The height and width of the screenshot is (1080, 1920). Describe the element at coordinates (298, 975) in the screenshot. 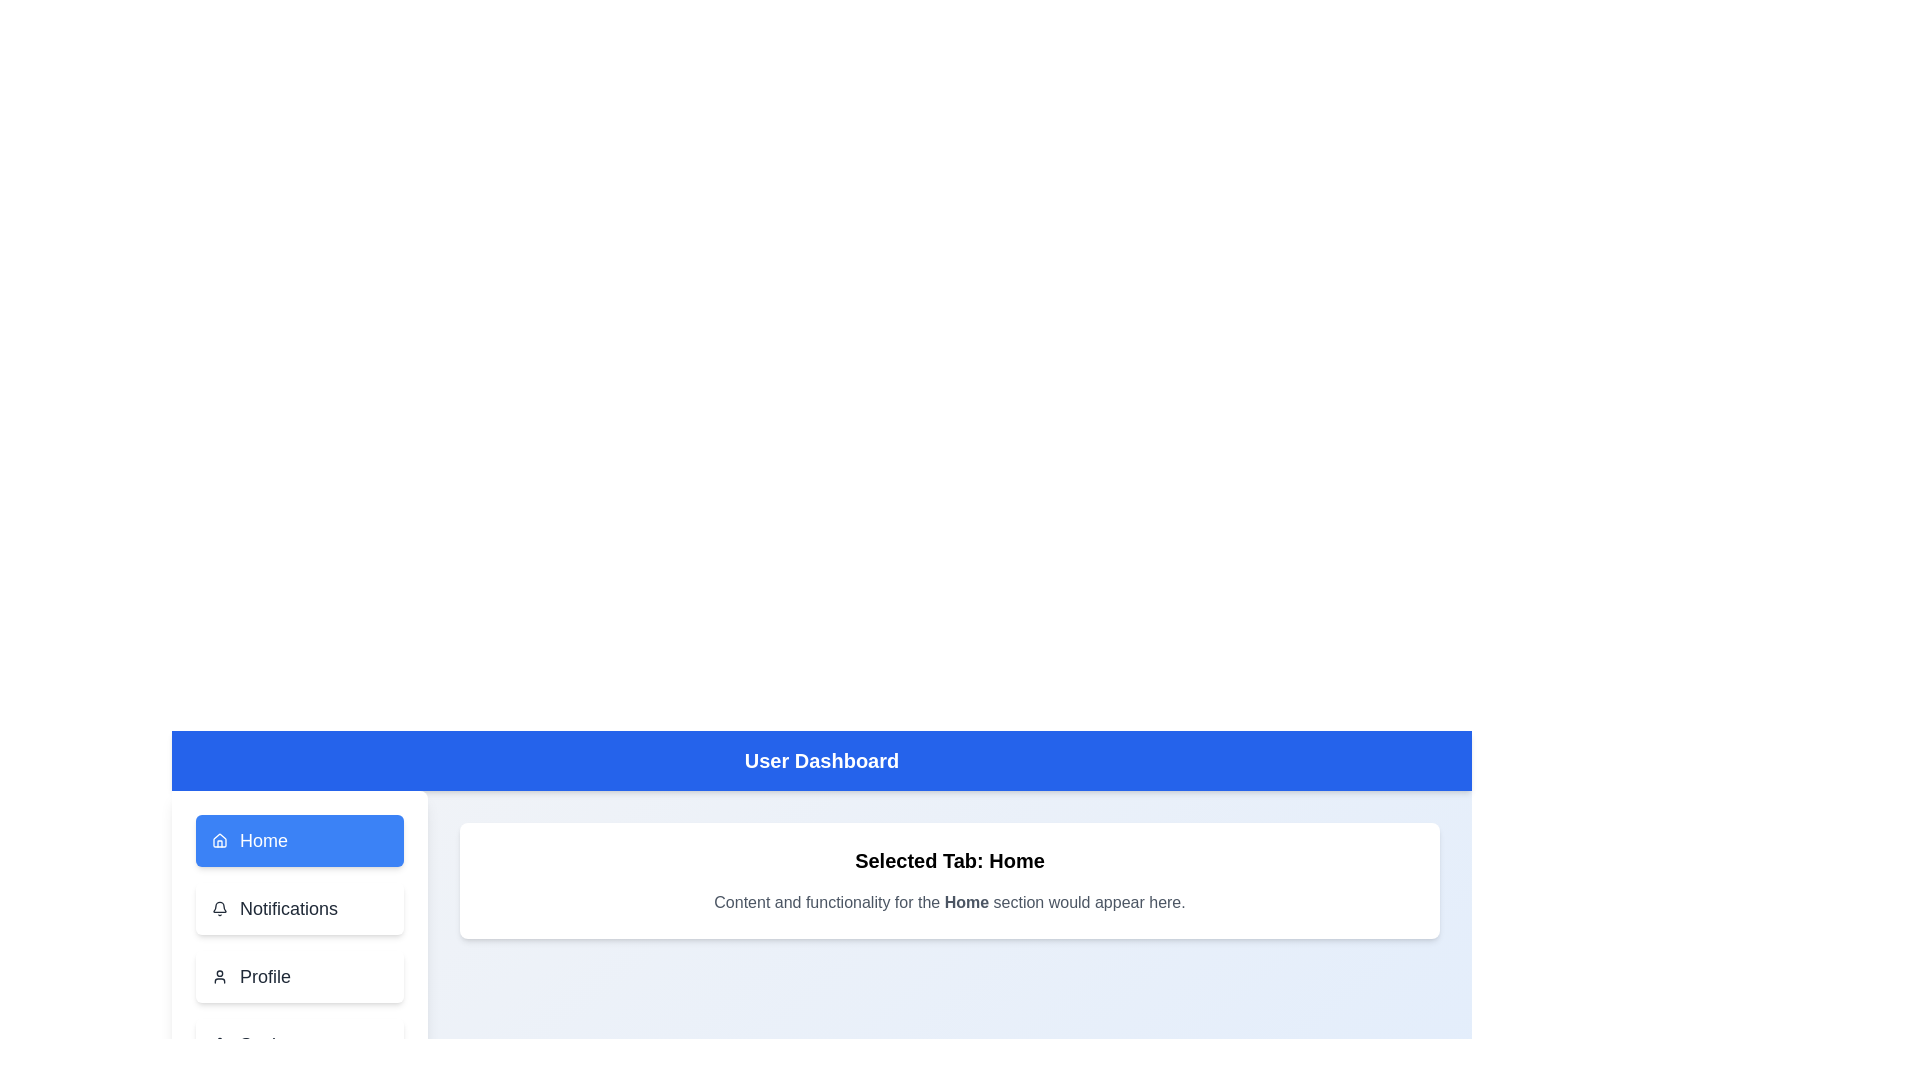

I see `the navigation button labeled Profile` at that location.